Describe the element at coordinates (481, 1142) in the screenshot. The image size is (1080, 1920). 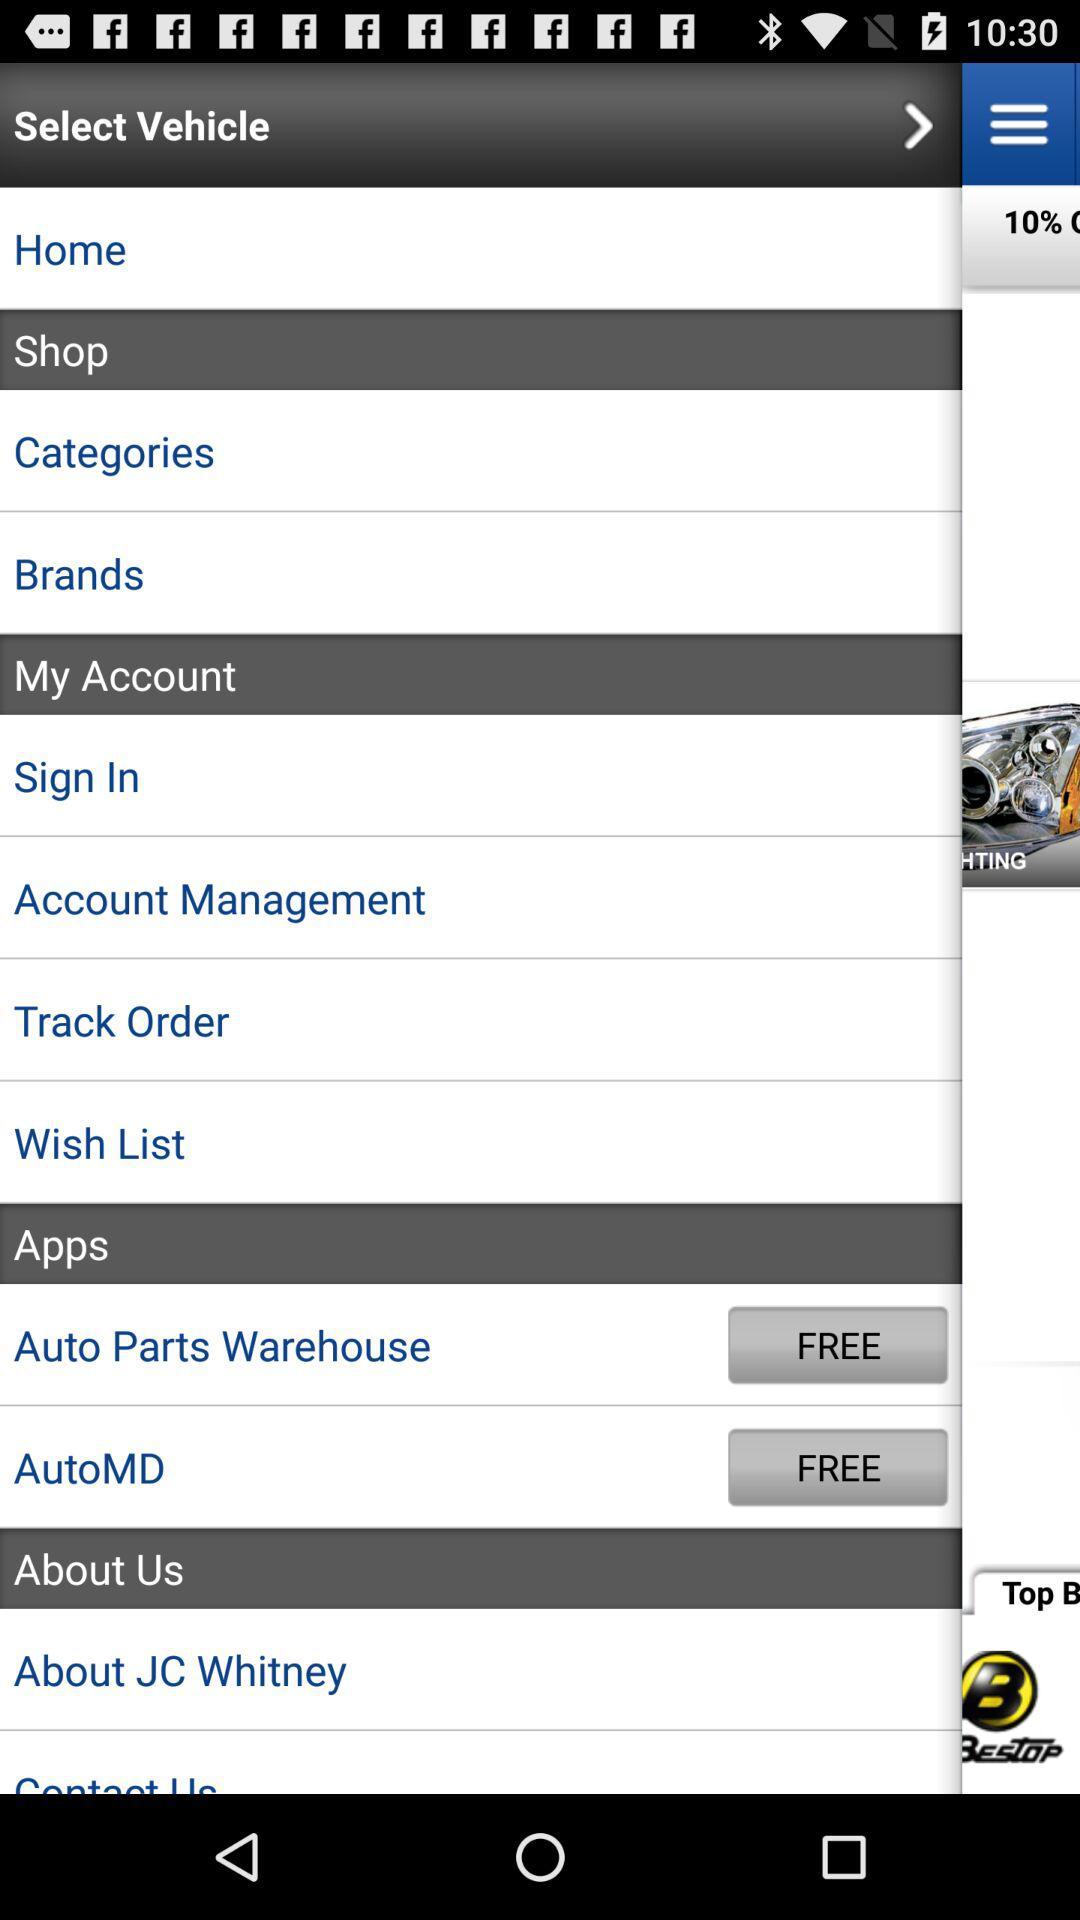
I see `wish list item` at that location.